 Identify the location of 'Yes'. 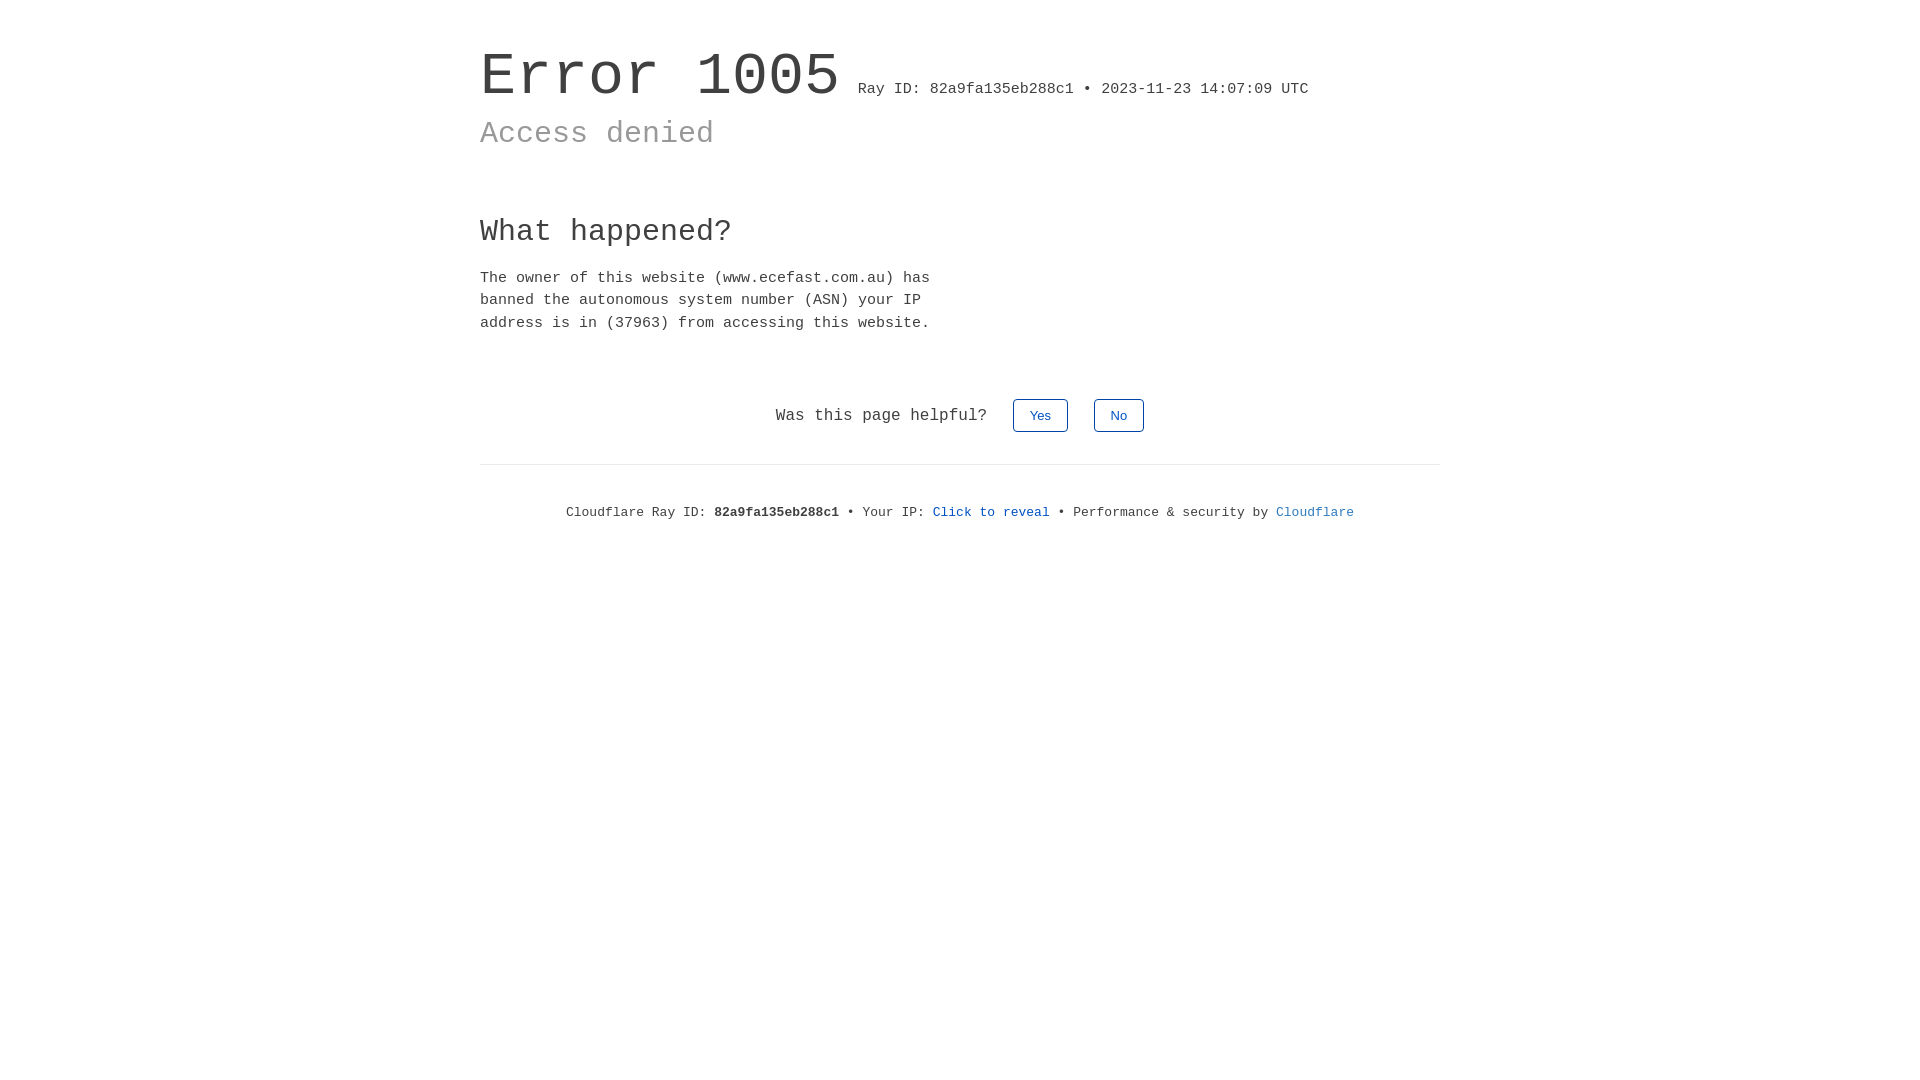
(1040, 414).